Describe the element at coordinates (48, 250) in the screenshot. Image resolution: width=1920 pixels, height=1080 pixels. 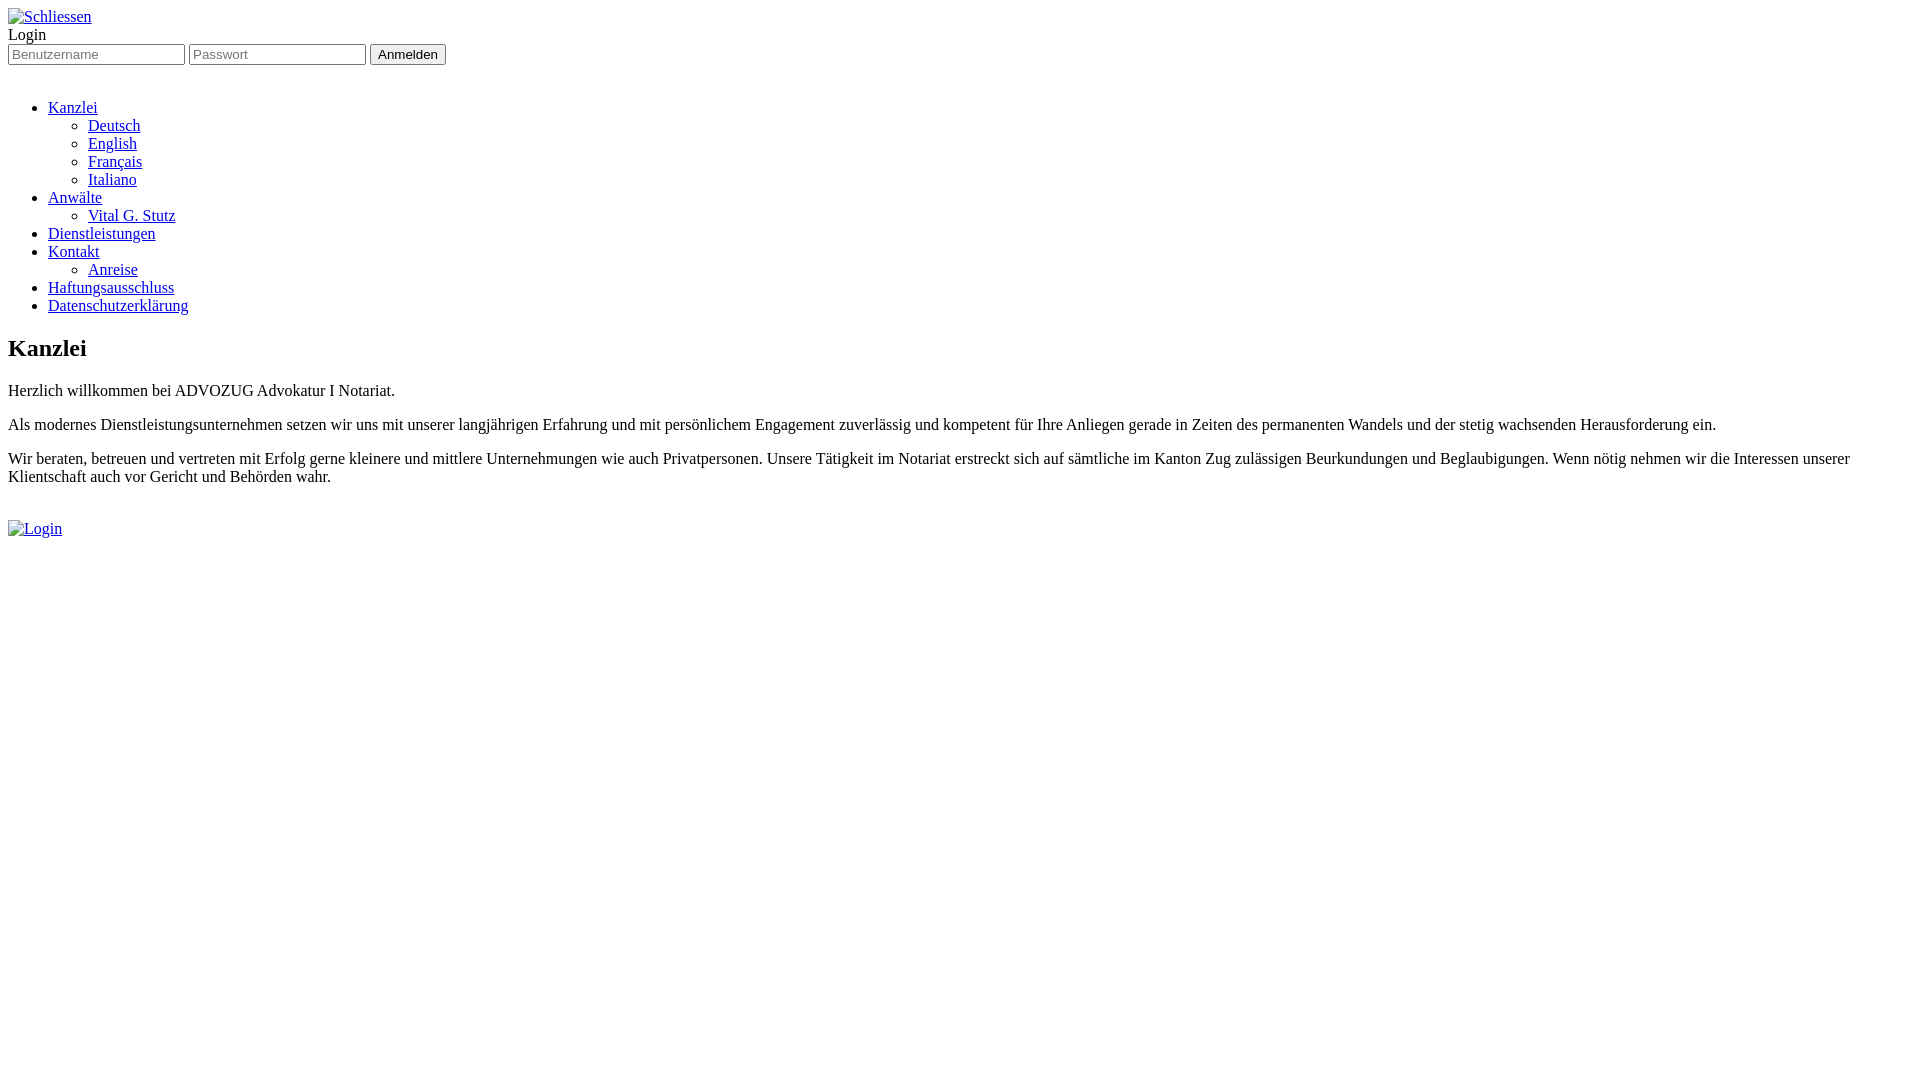
I see `'Kontakt'` at that location.